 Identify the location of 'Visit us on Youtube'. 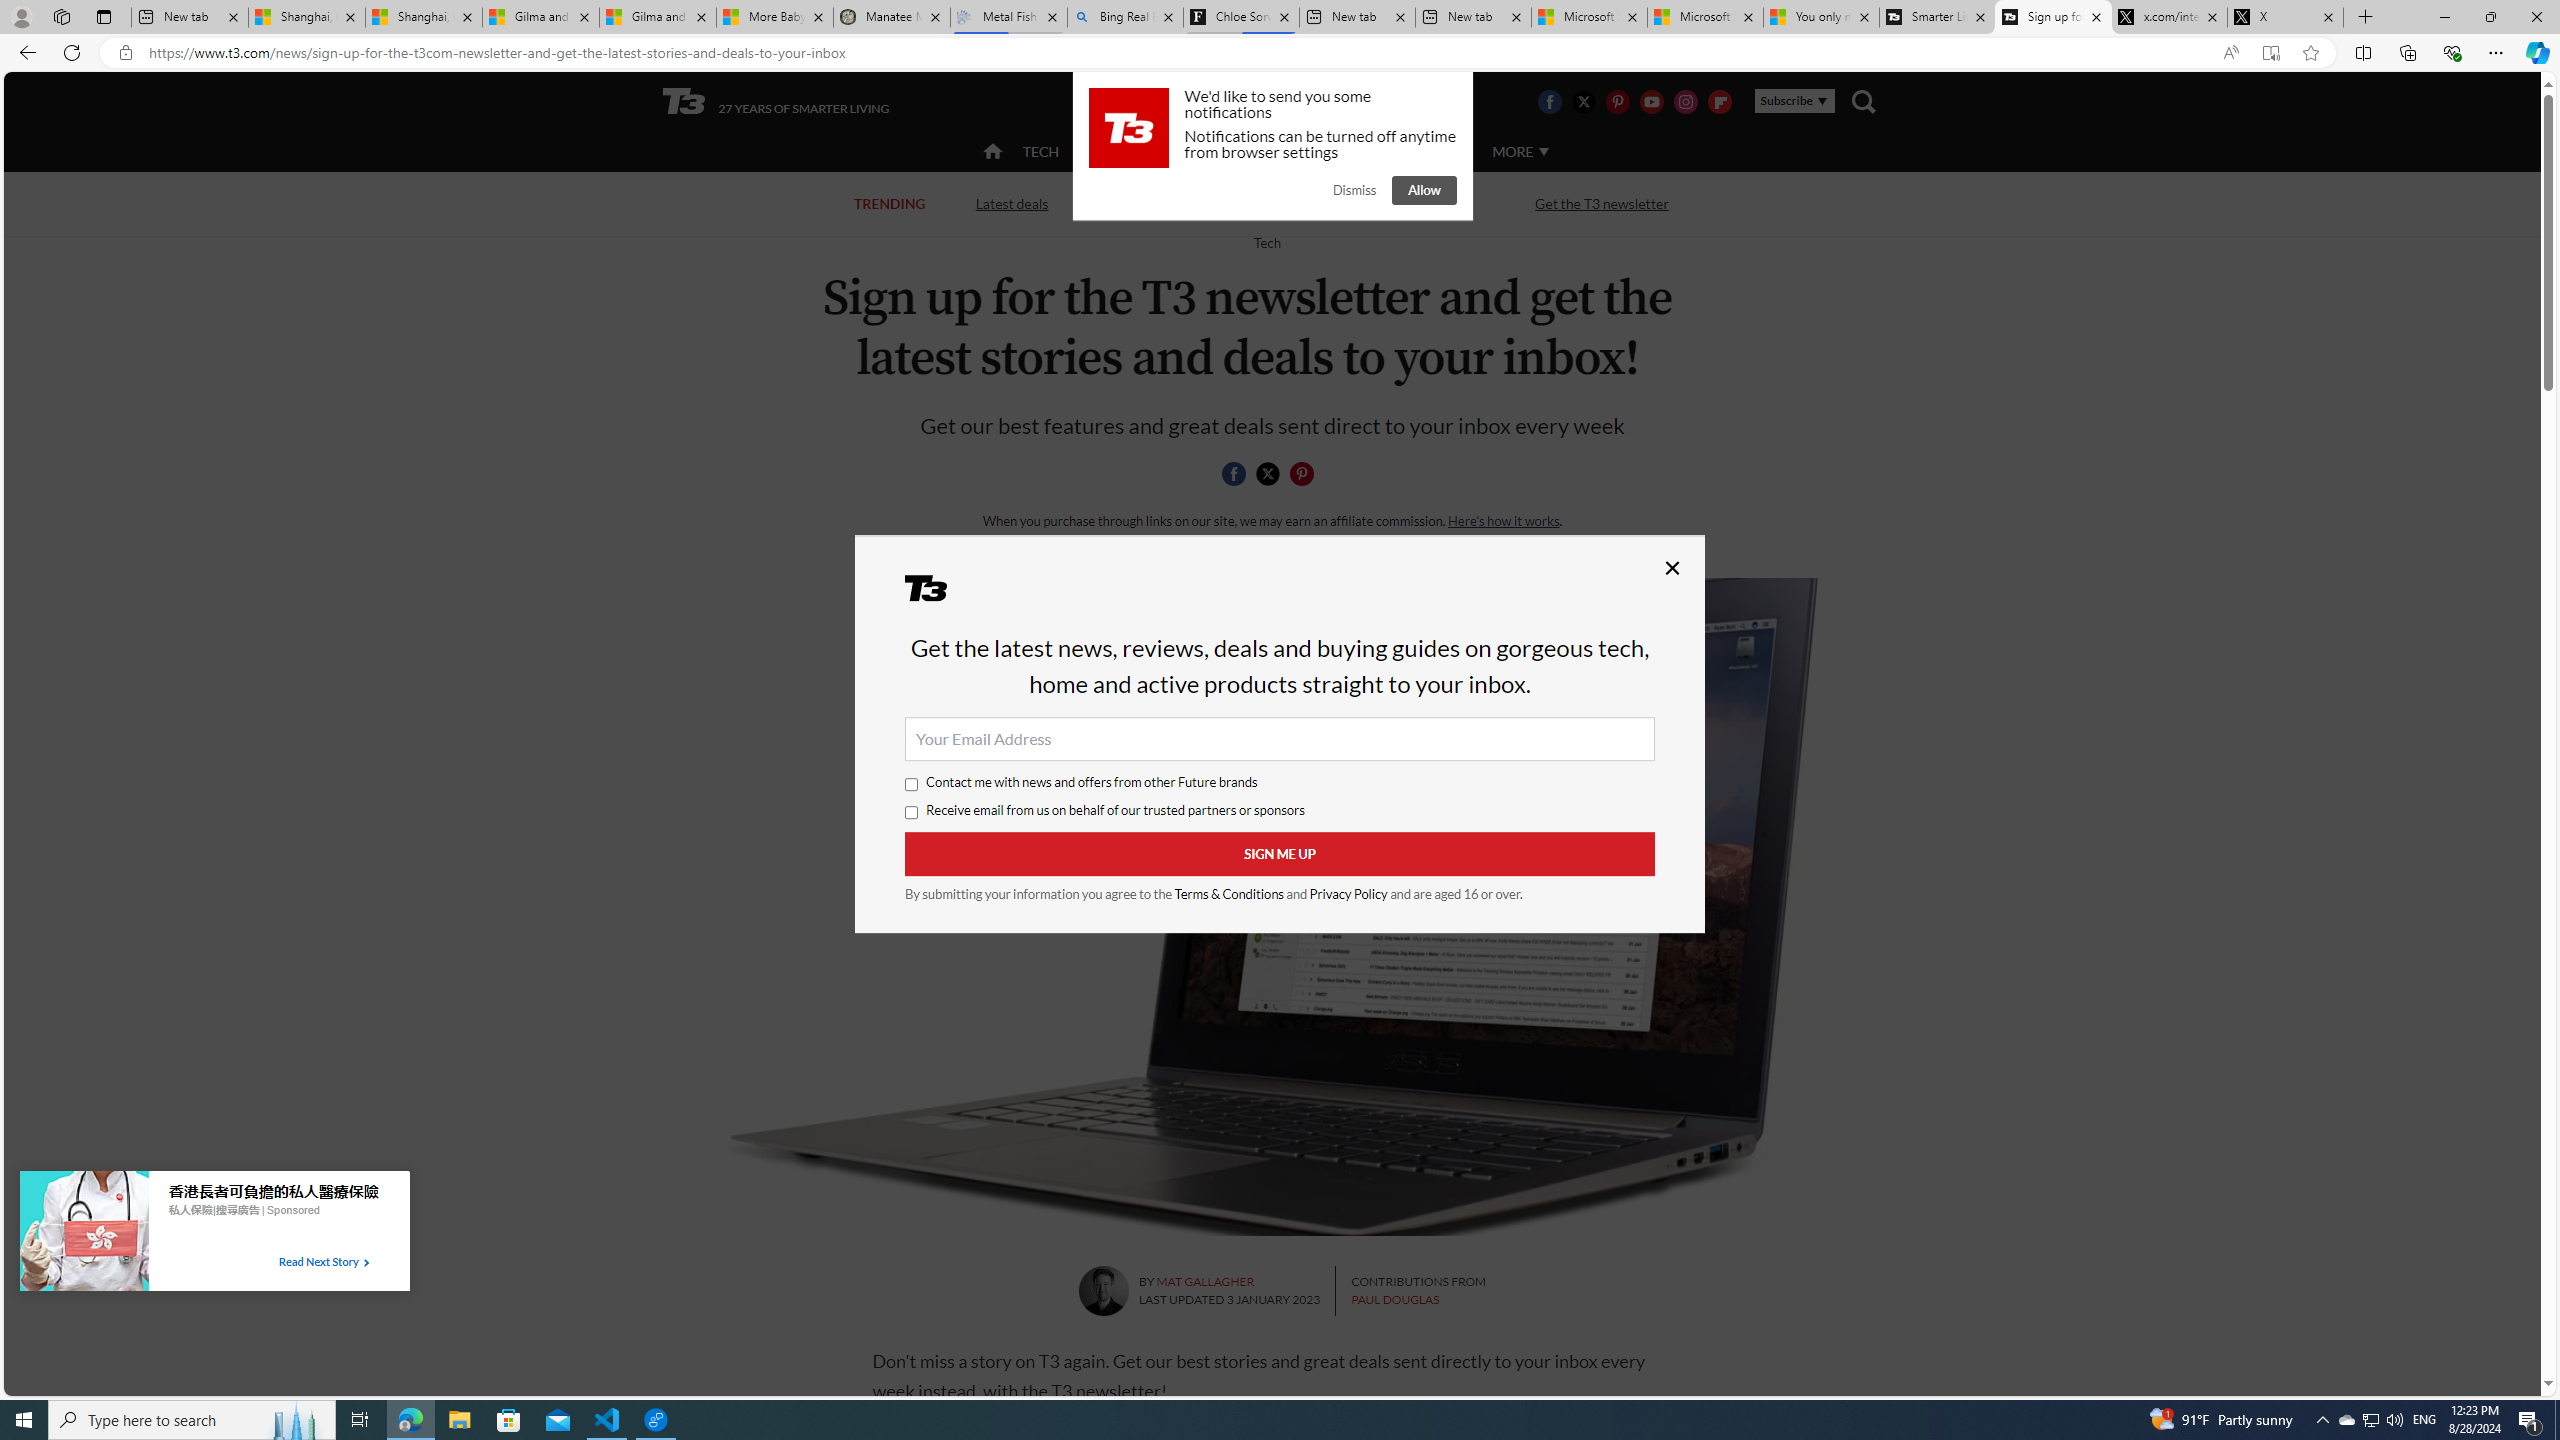
(1650, 100).